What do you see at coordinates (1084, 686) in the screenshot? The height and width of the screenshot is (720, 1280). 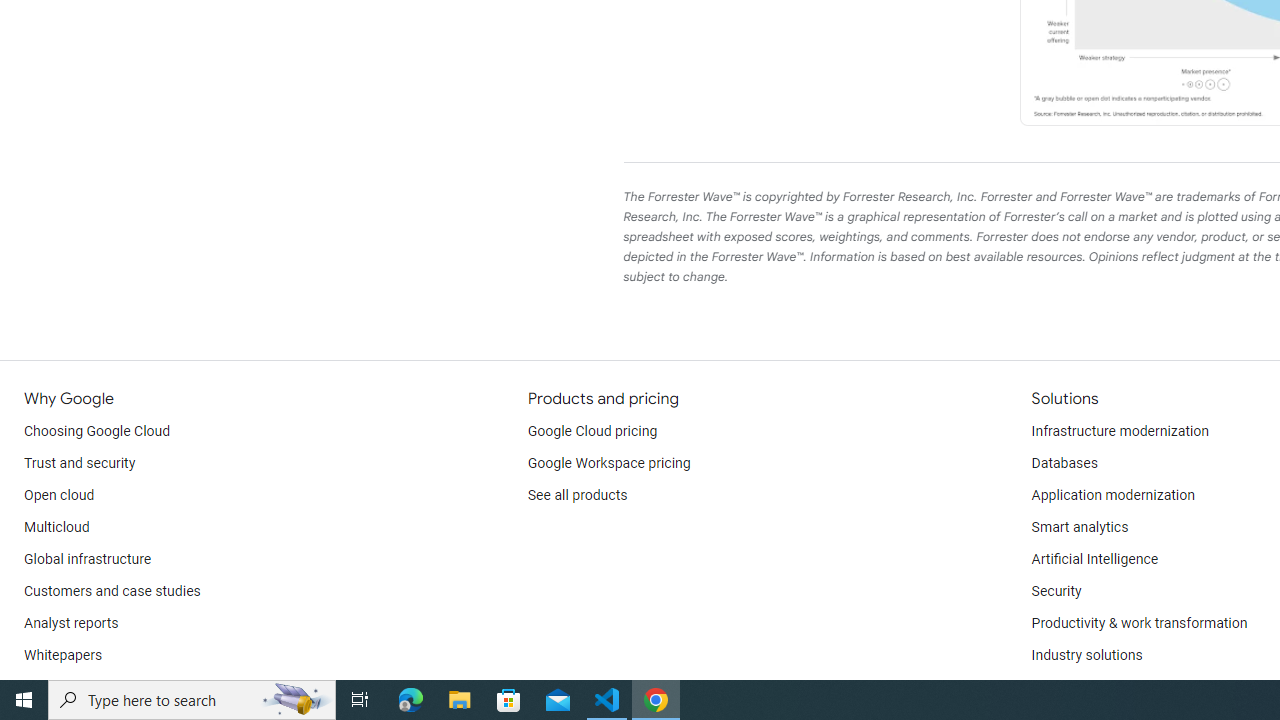 I see `'DevOps solutions'` at bounding box center [1084, 686].